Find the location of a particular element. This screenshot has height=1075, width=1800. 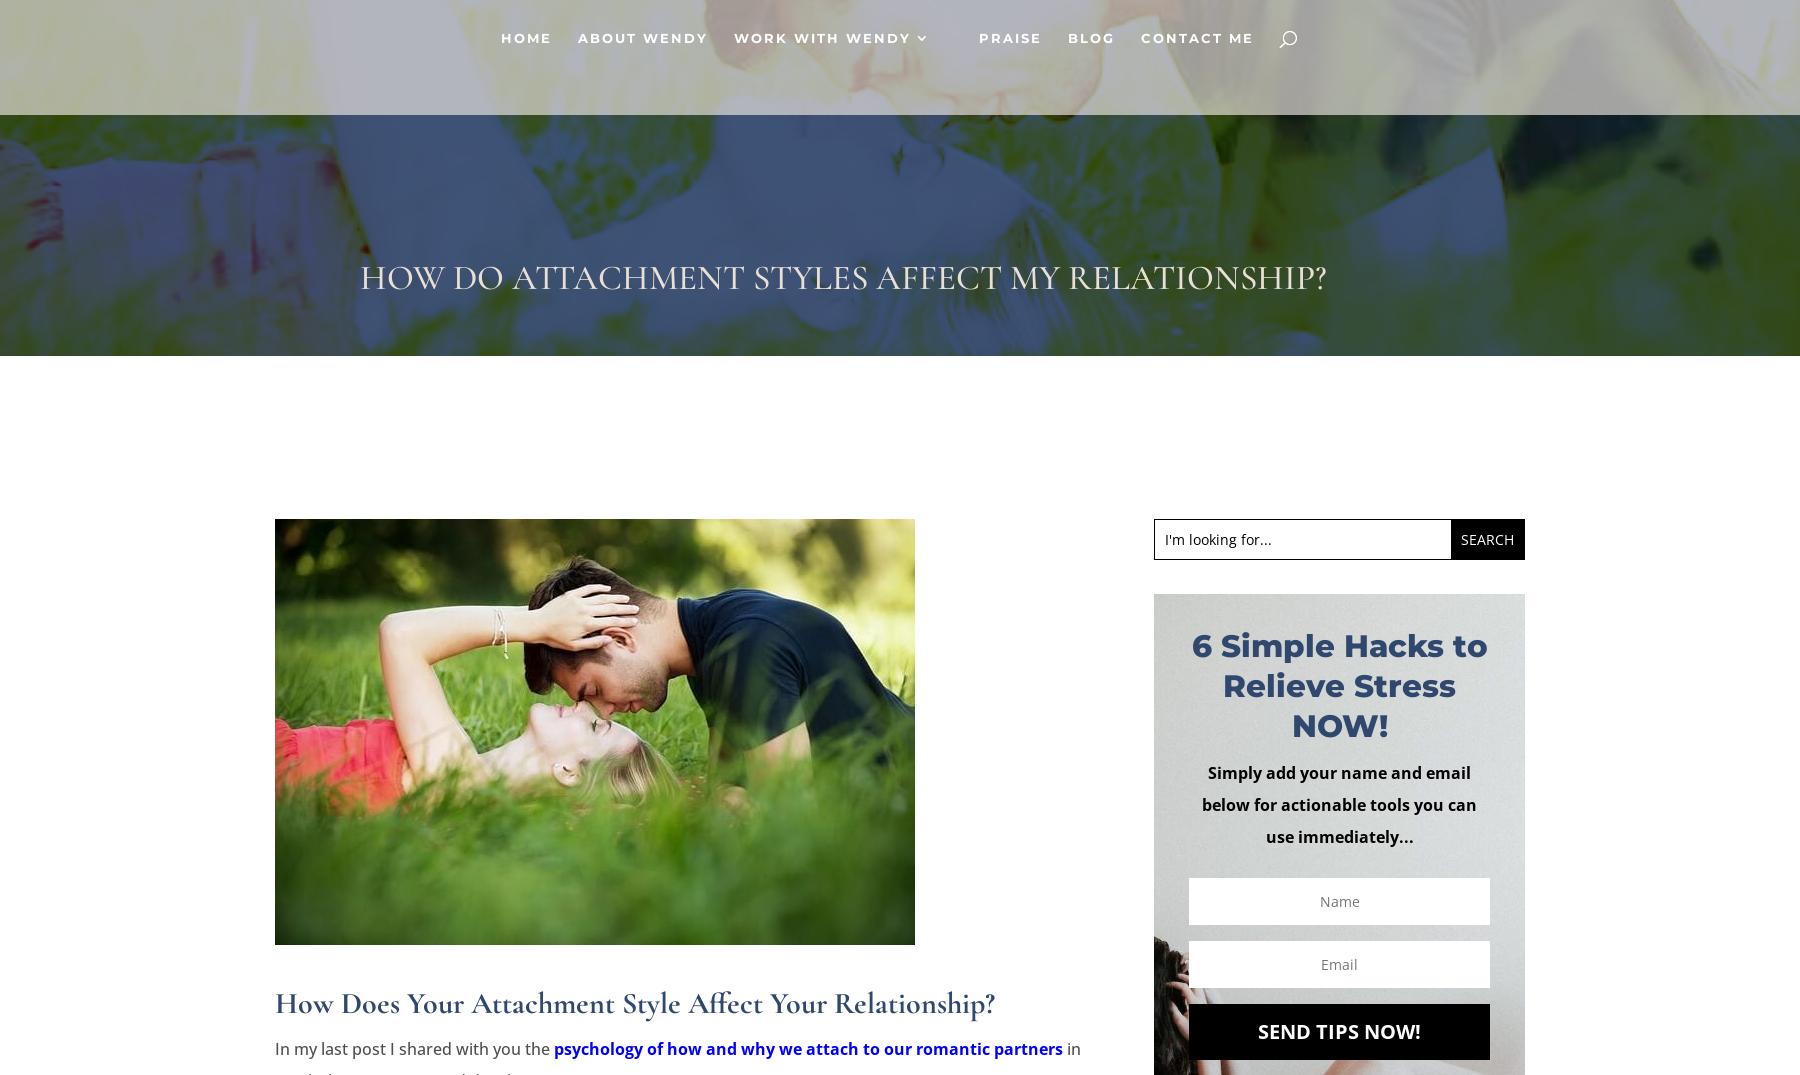

'Parenting A Struggling Teen Program' is located at coordinates (1092, 416).